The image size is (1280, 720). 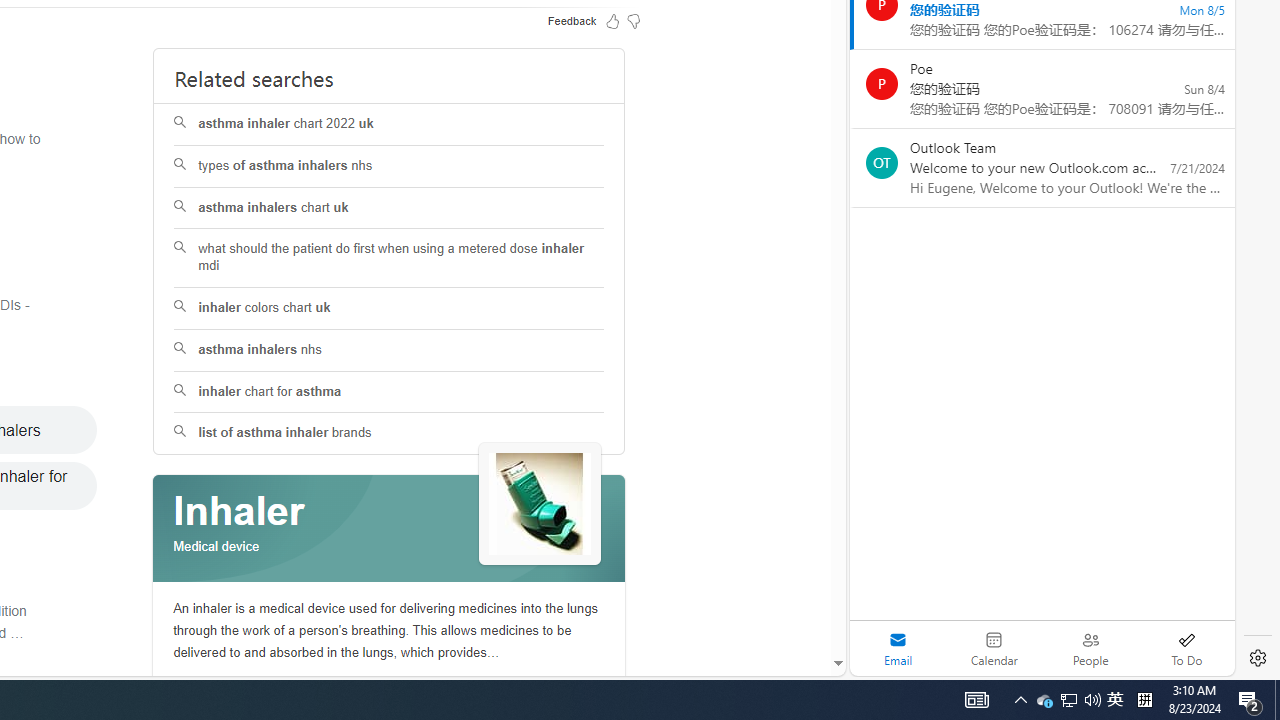 I want to click on 'asthma inhalers nhs', so click(x=389, y=348).